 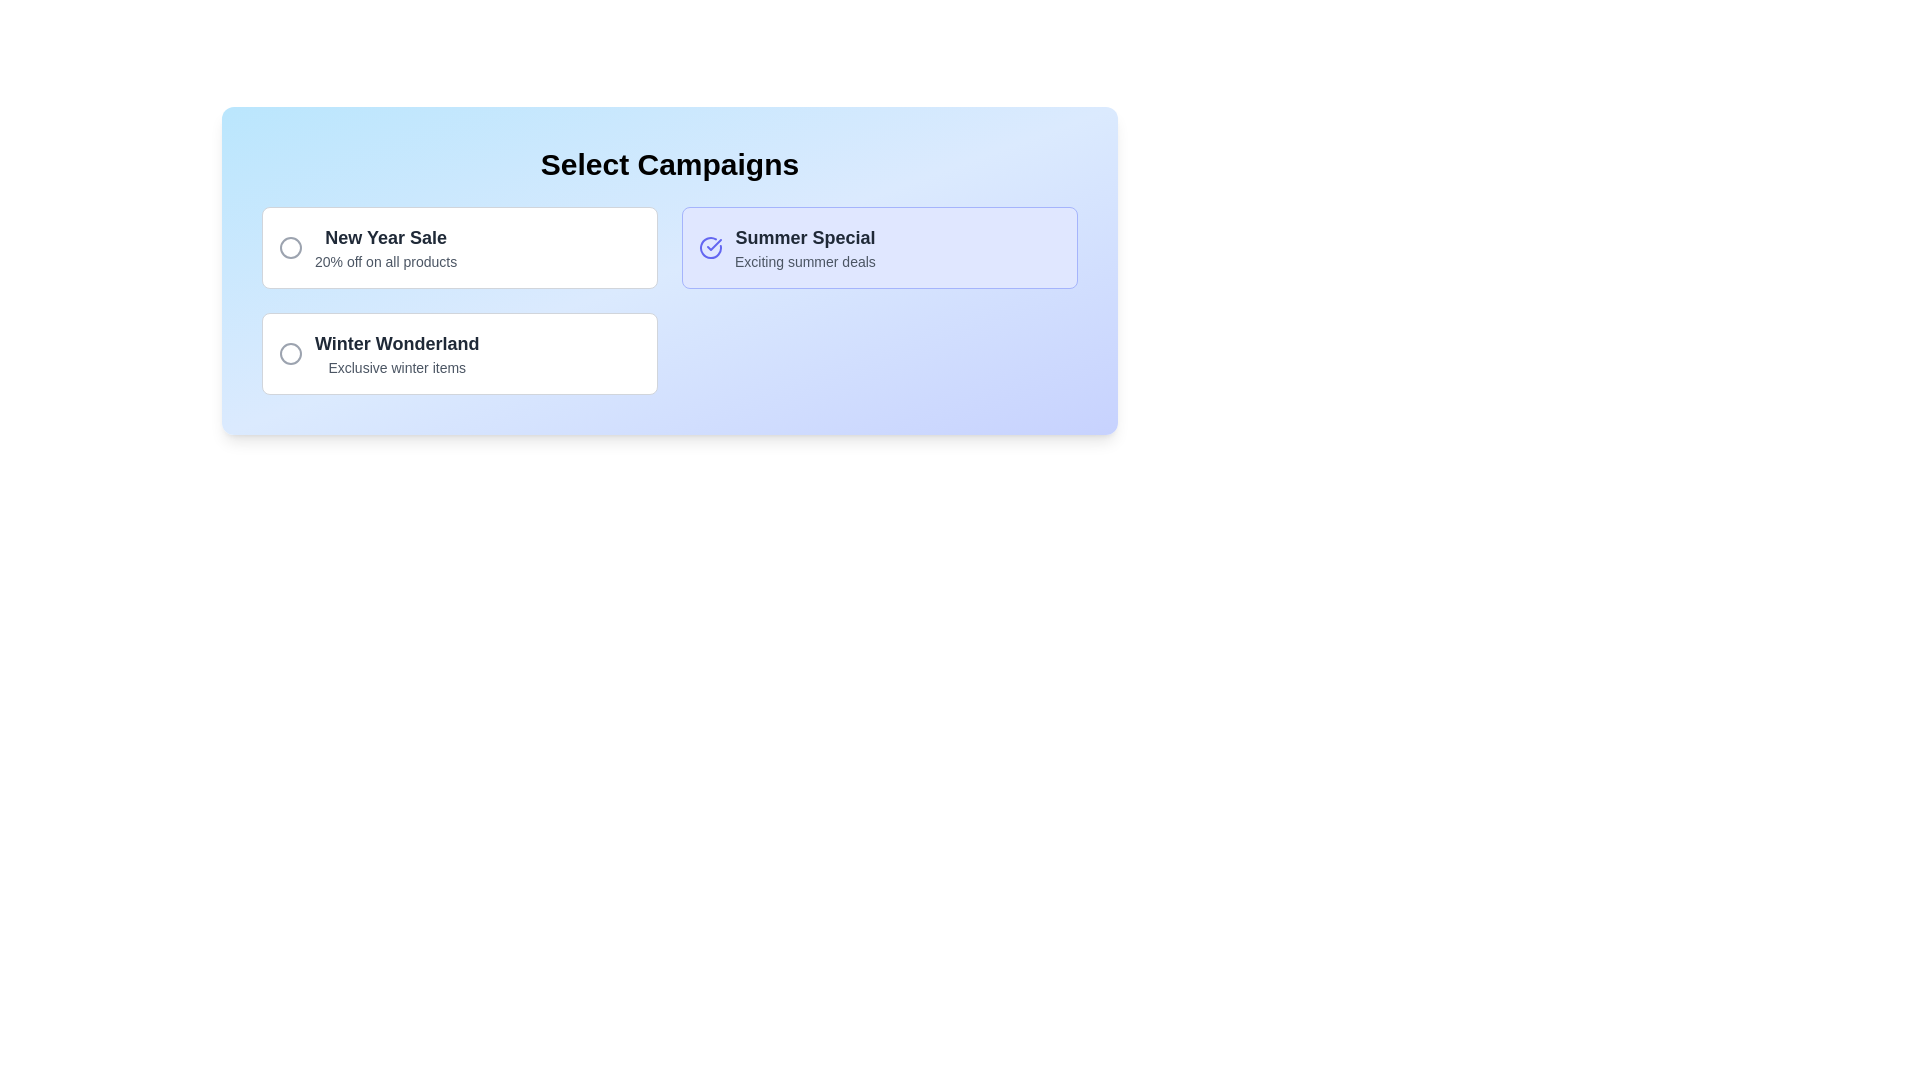 What do you see at coordinates (397, 342) in the screenshot?
I see `text displayed in the 'Winter Wonderland' campaign title label located in the bottom left panel of the 'Select Campaigns' interface, positioned above 'Exclusive winter items'` at bounding box center [397, 342].